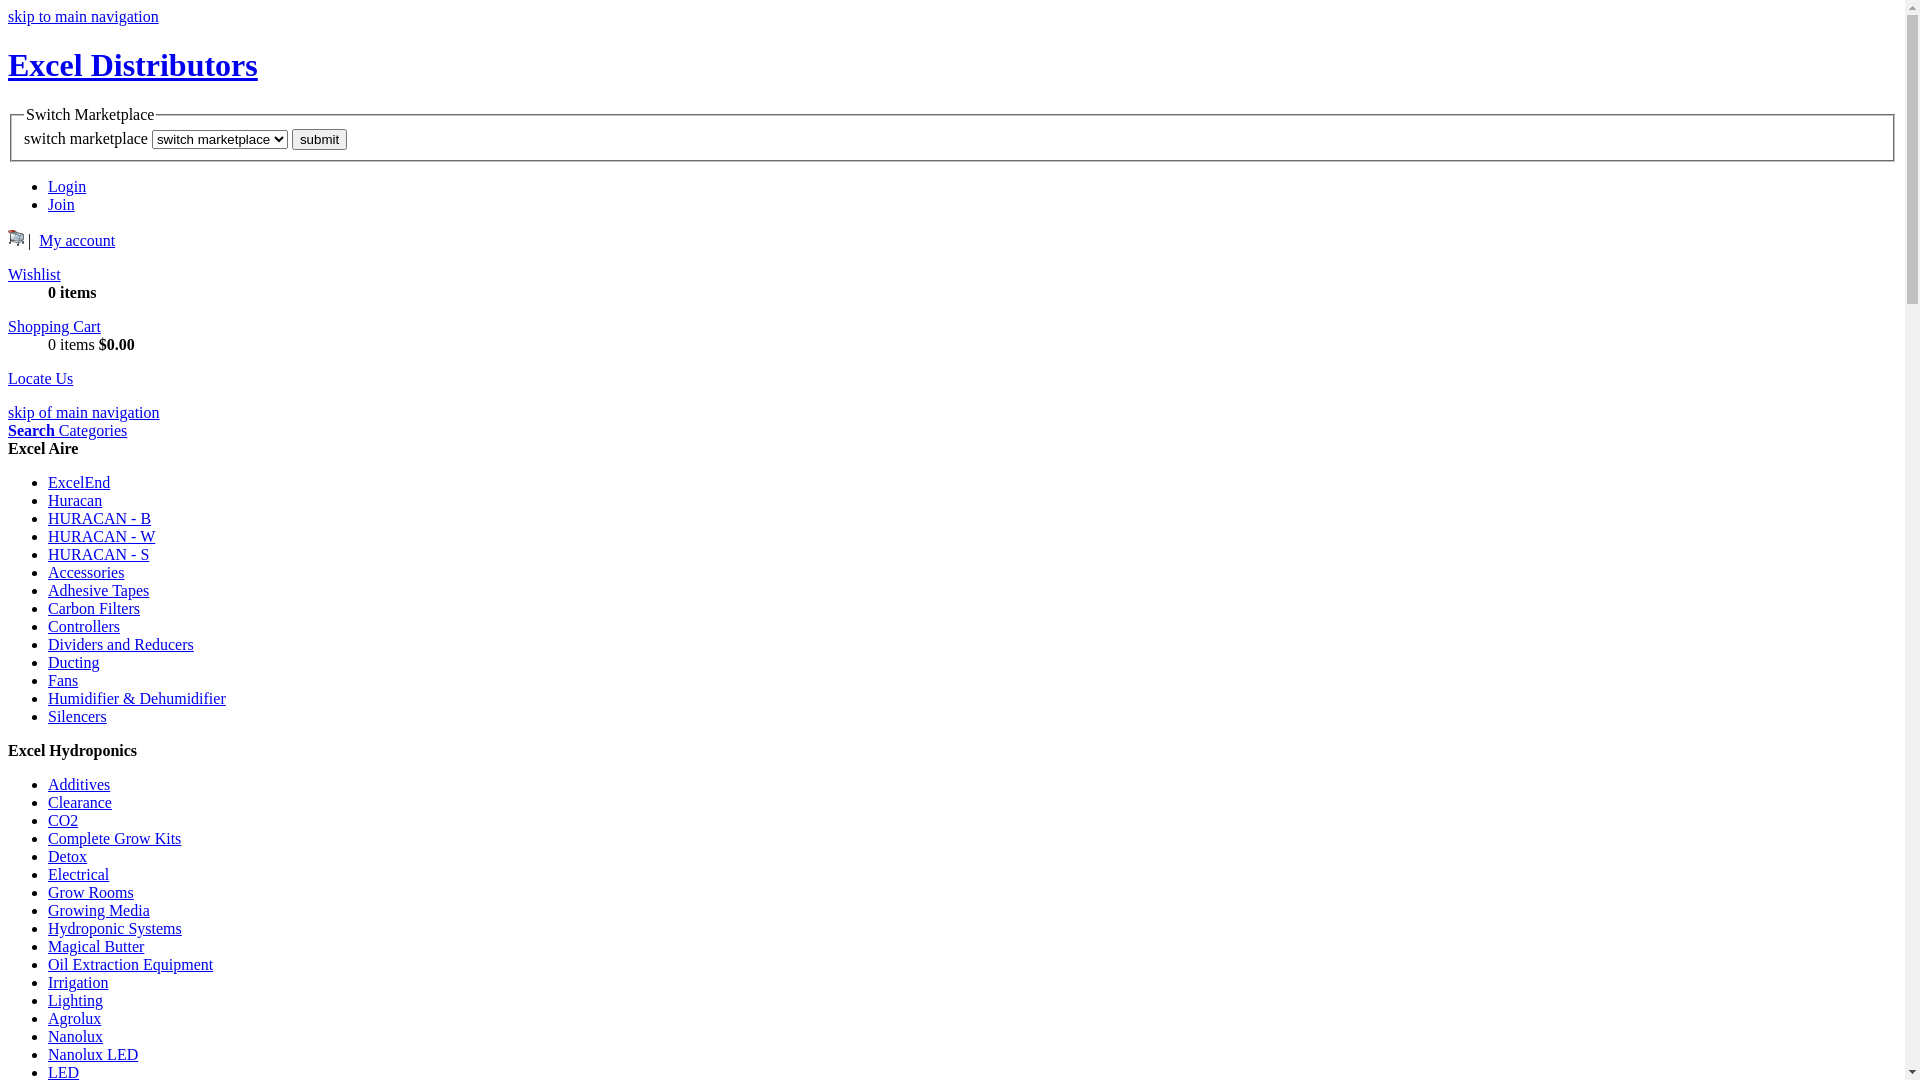  I want to click on 'Grow Rooms', so click(90, 891).